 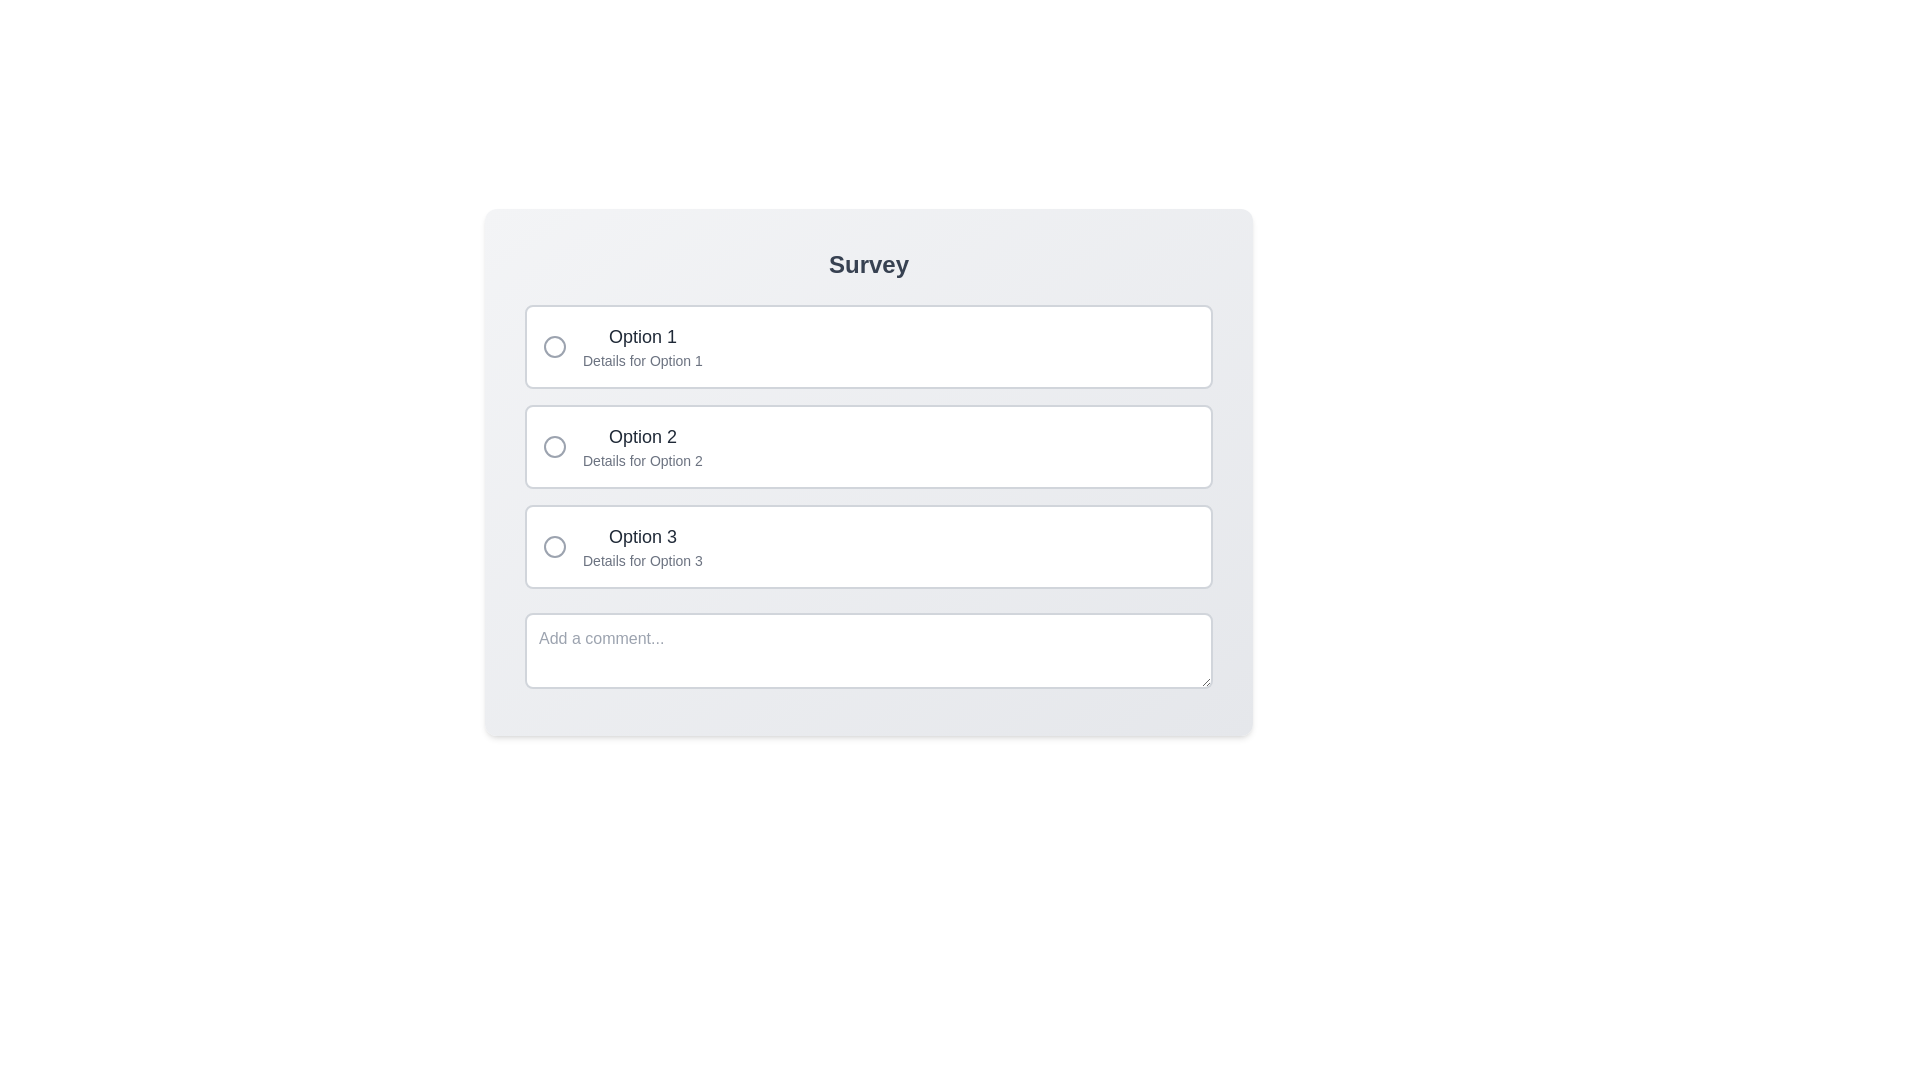 I want to click on the Text Label displaying 'Option 2', which is styled with a large font size and medium weight, colored gray, and located in the survey interface between 'Option 1' and 'Option 3', so click(x=643, y=435).